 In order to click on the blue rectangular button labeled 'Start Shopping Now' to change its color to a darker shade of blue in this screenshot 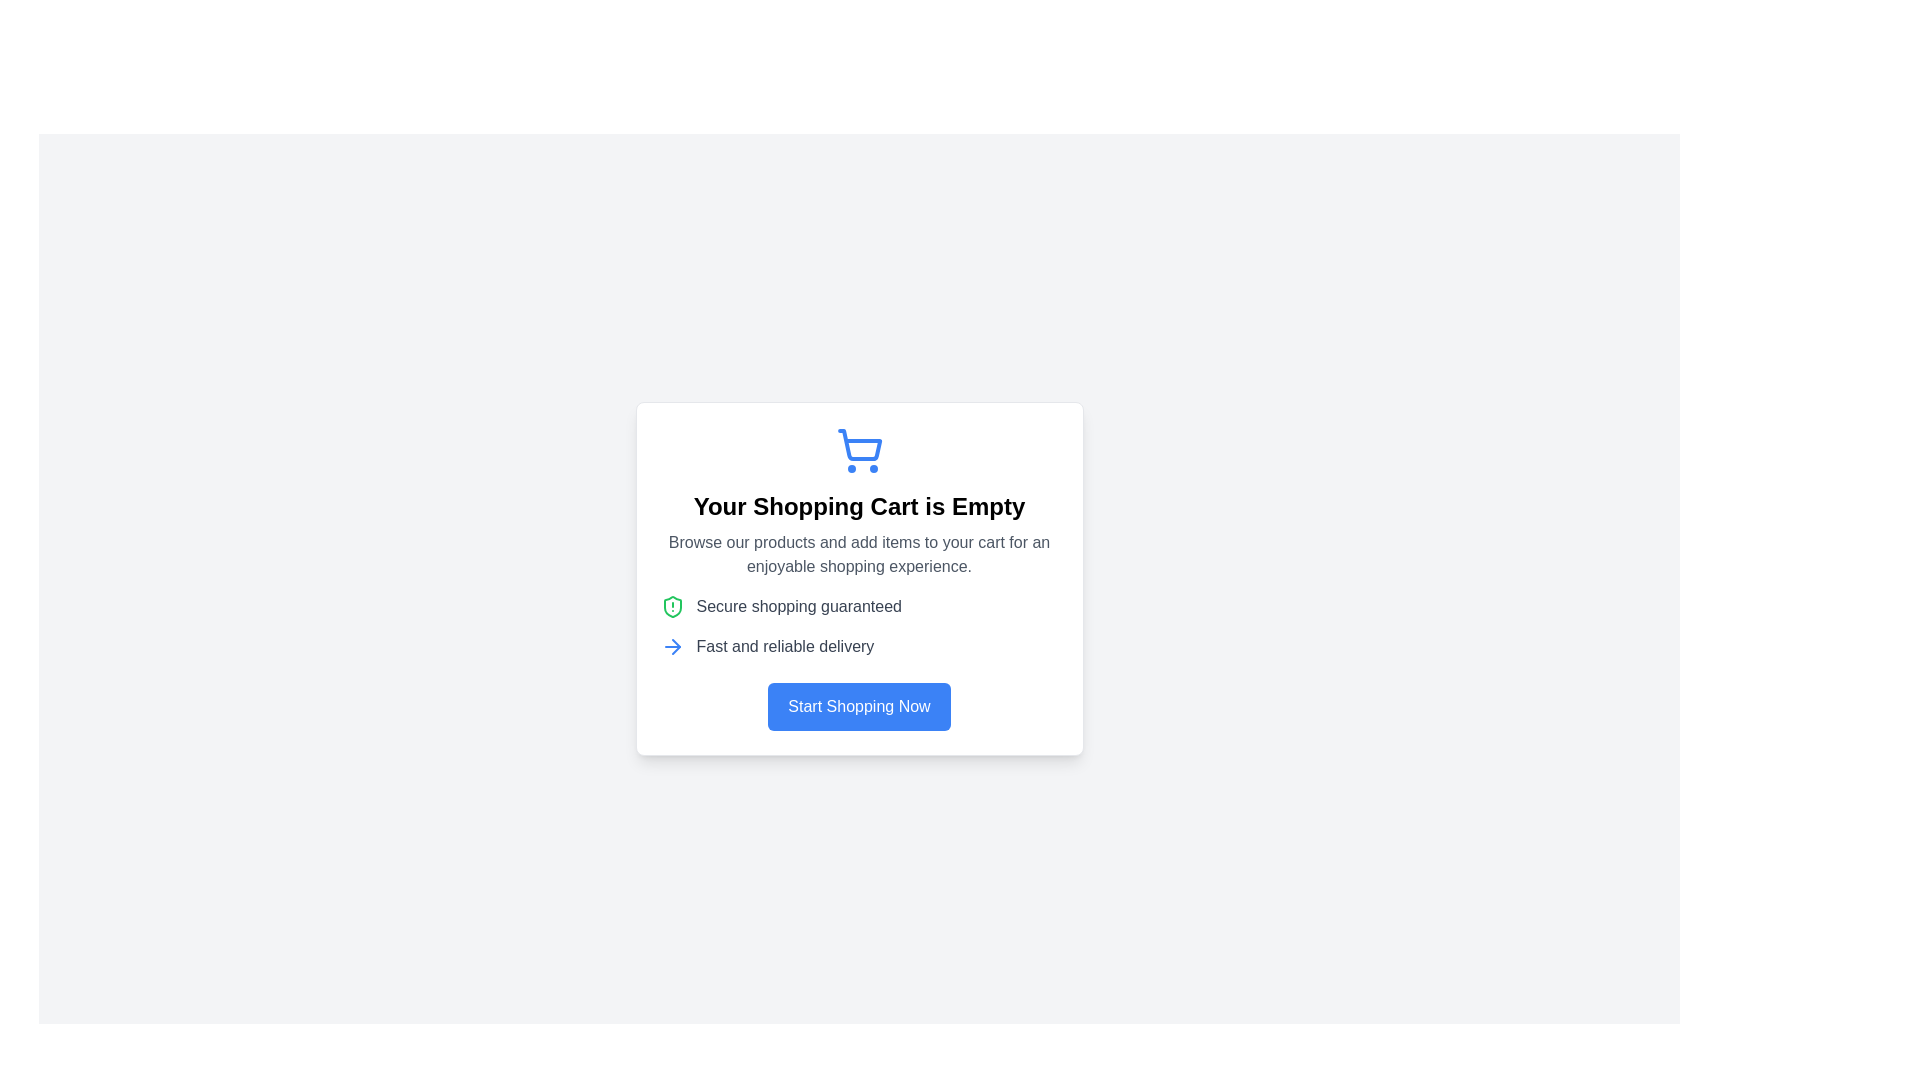, I will do `click(859, 705)`.